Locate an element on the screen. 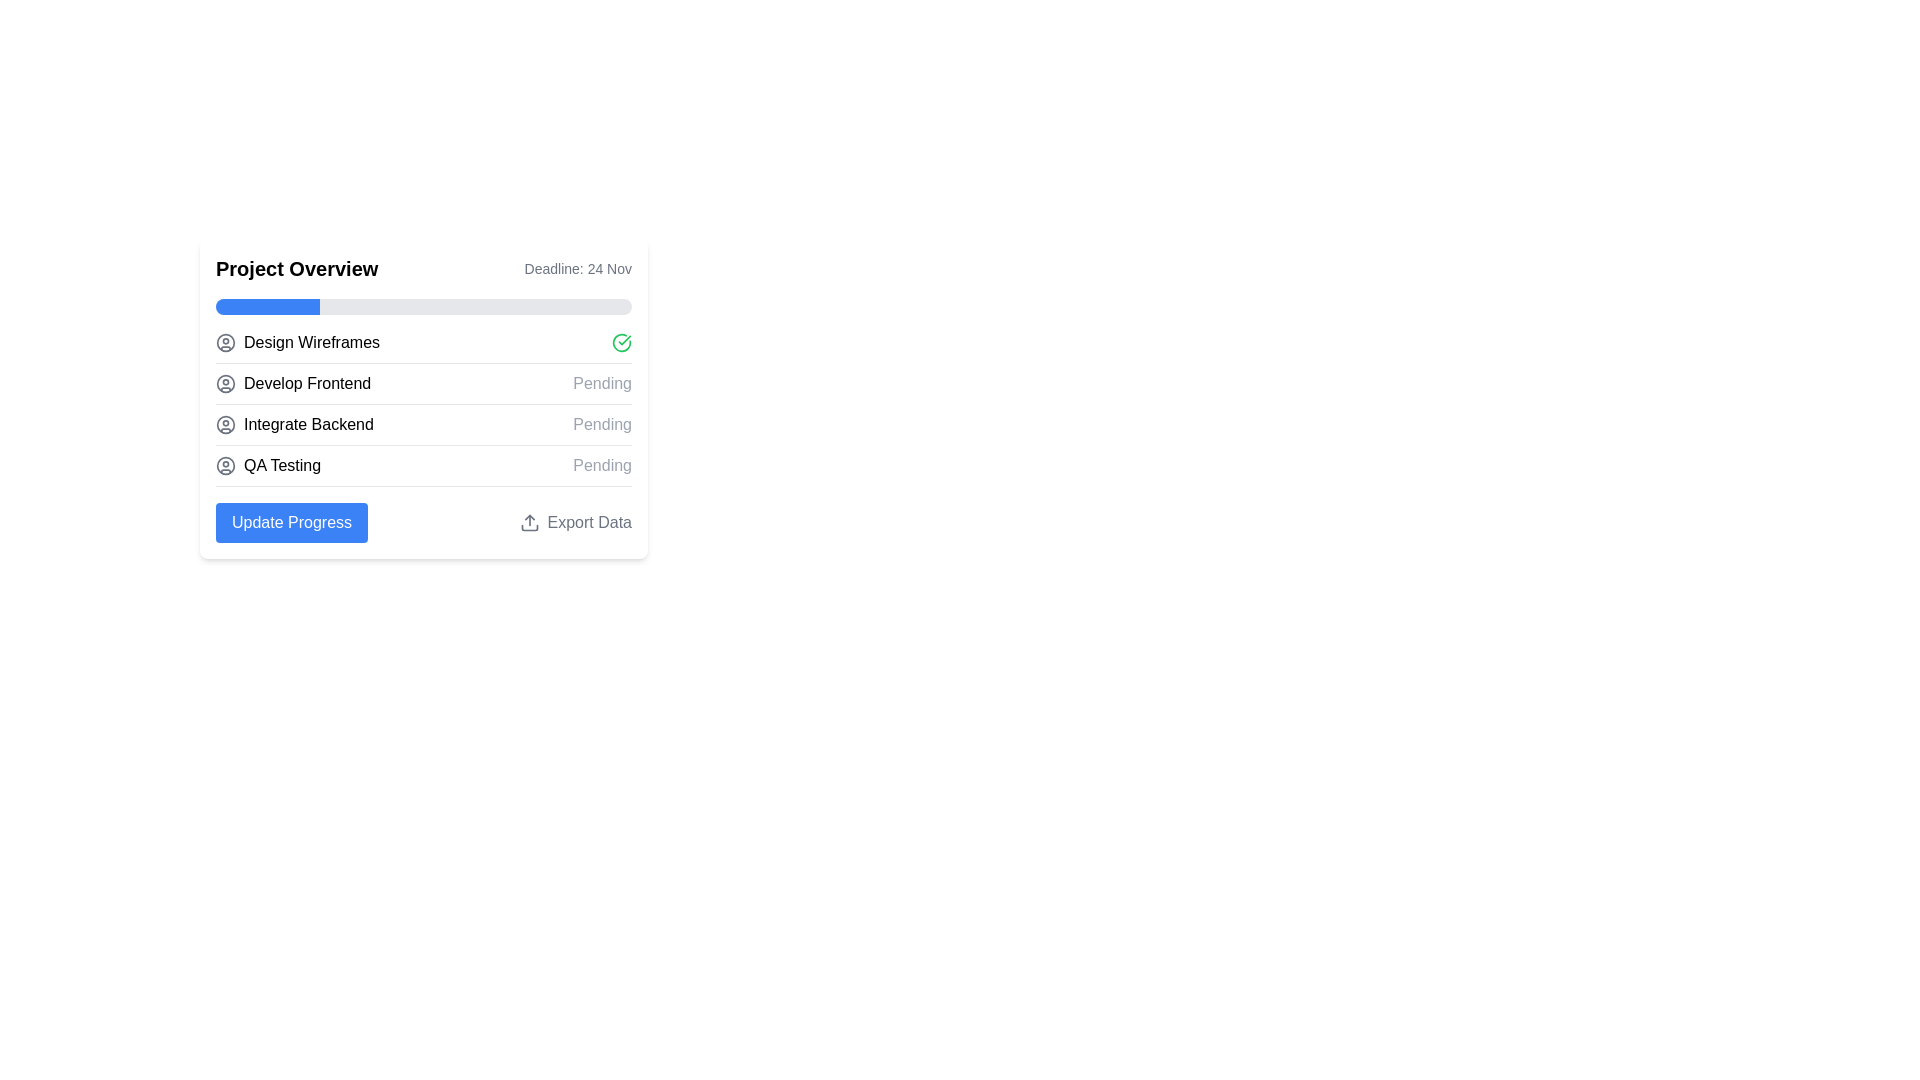 This screenshot has height=1080, width=1920. the position of the 'Develop Frontend' task label is located at coordinates (292, 384).